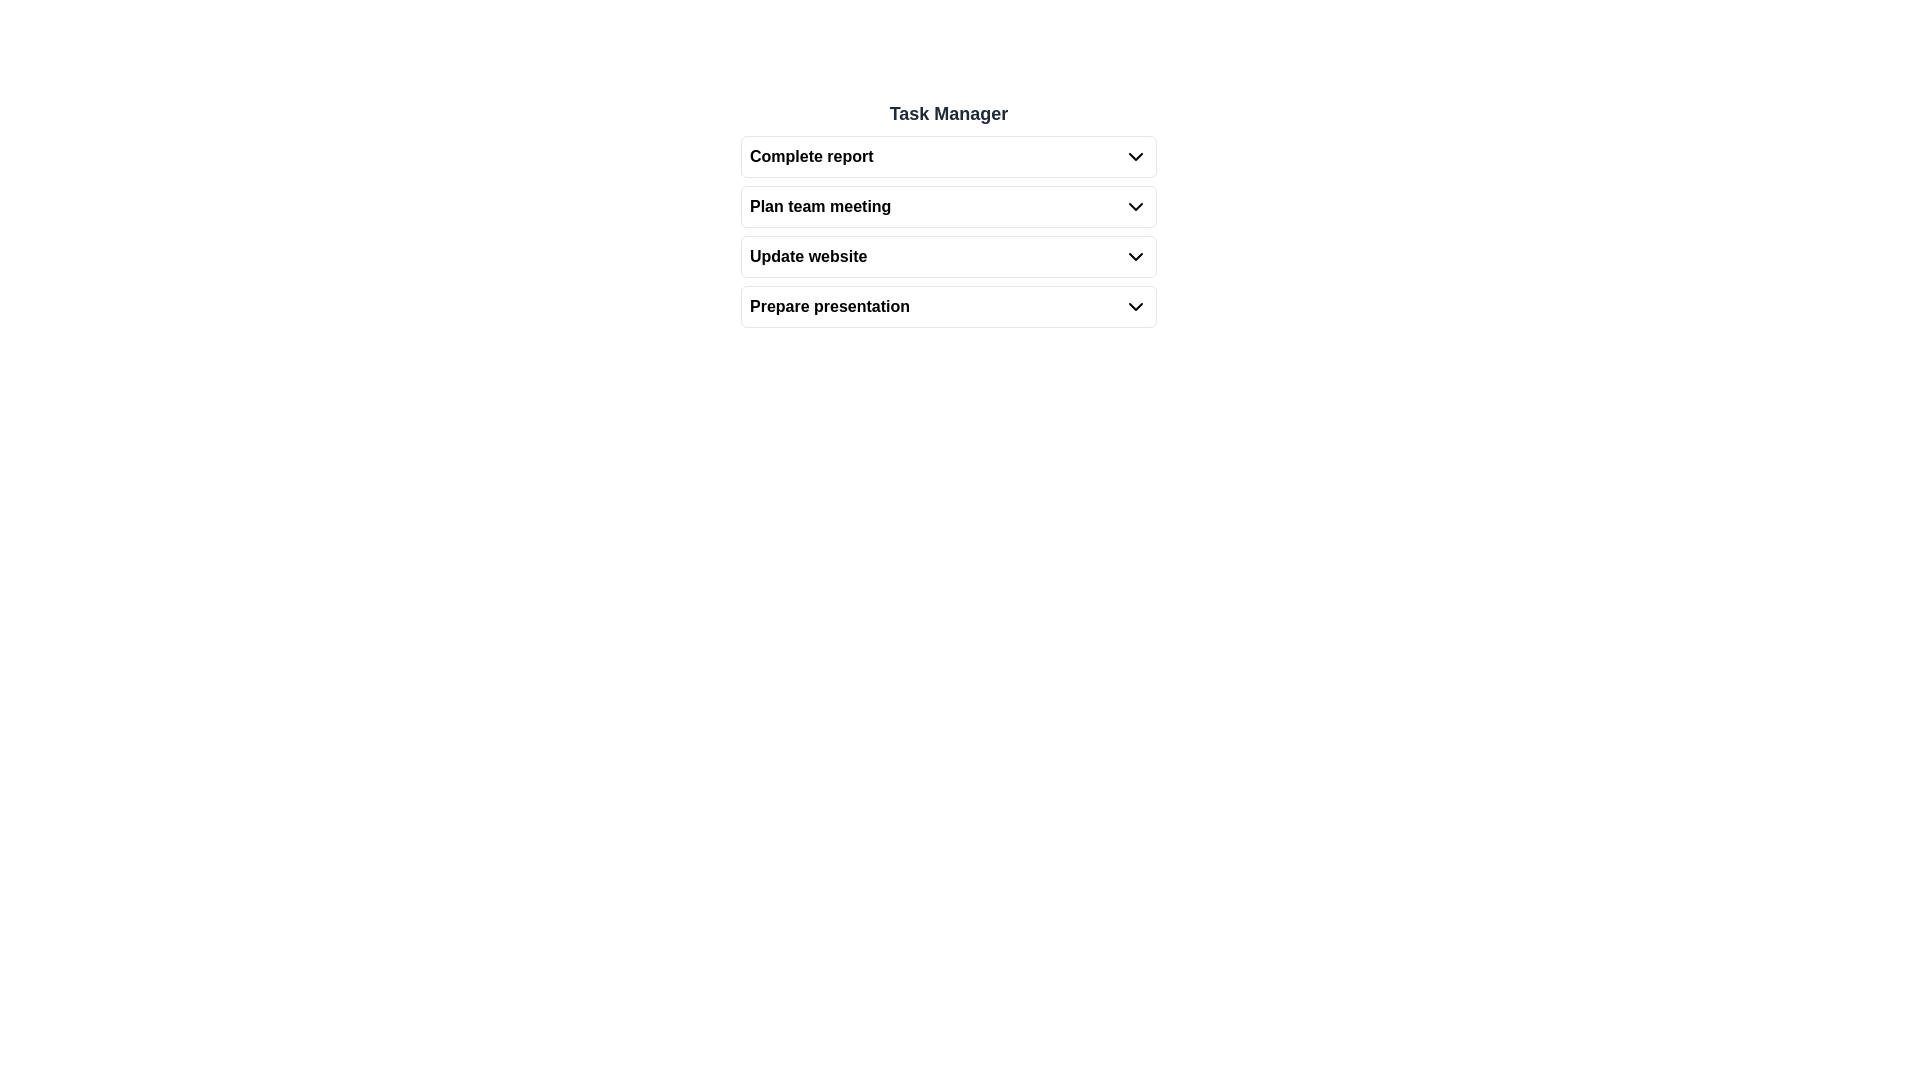 Image resolution: width=1920 pixels, height=1080 pixels. What do you see at coordinates (1136, 307) in the screenshot?
I see `the chevron drop-down icon associated with the 'Prepare presentation' task` at bounding box center [1136, 307].